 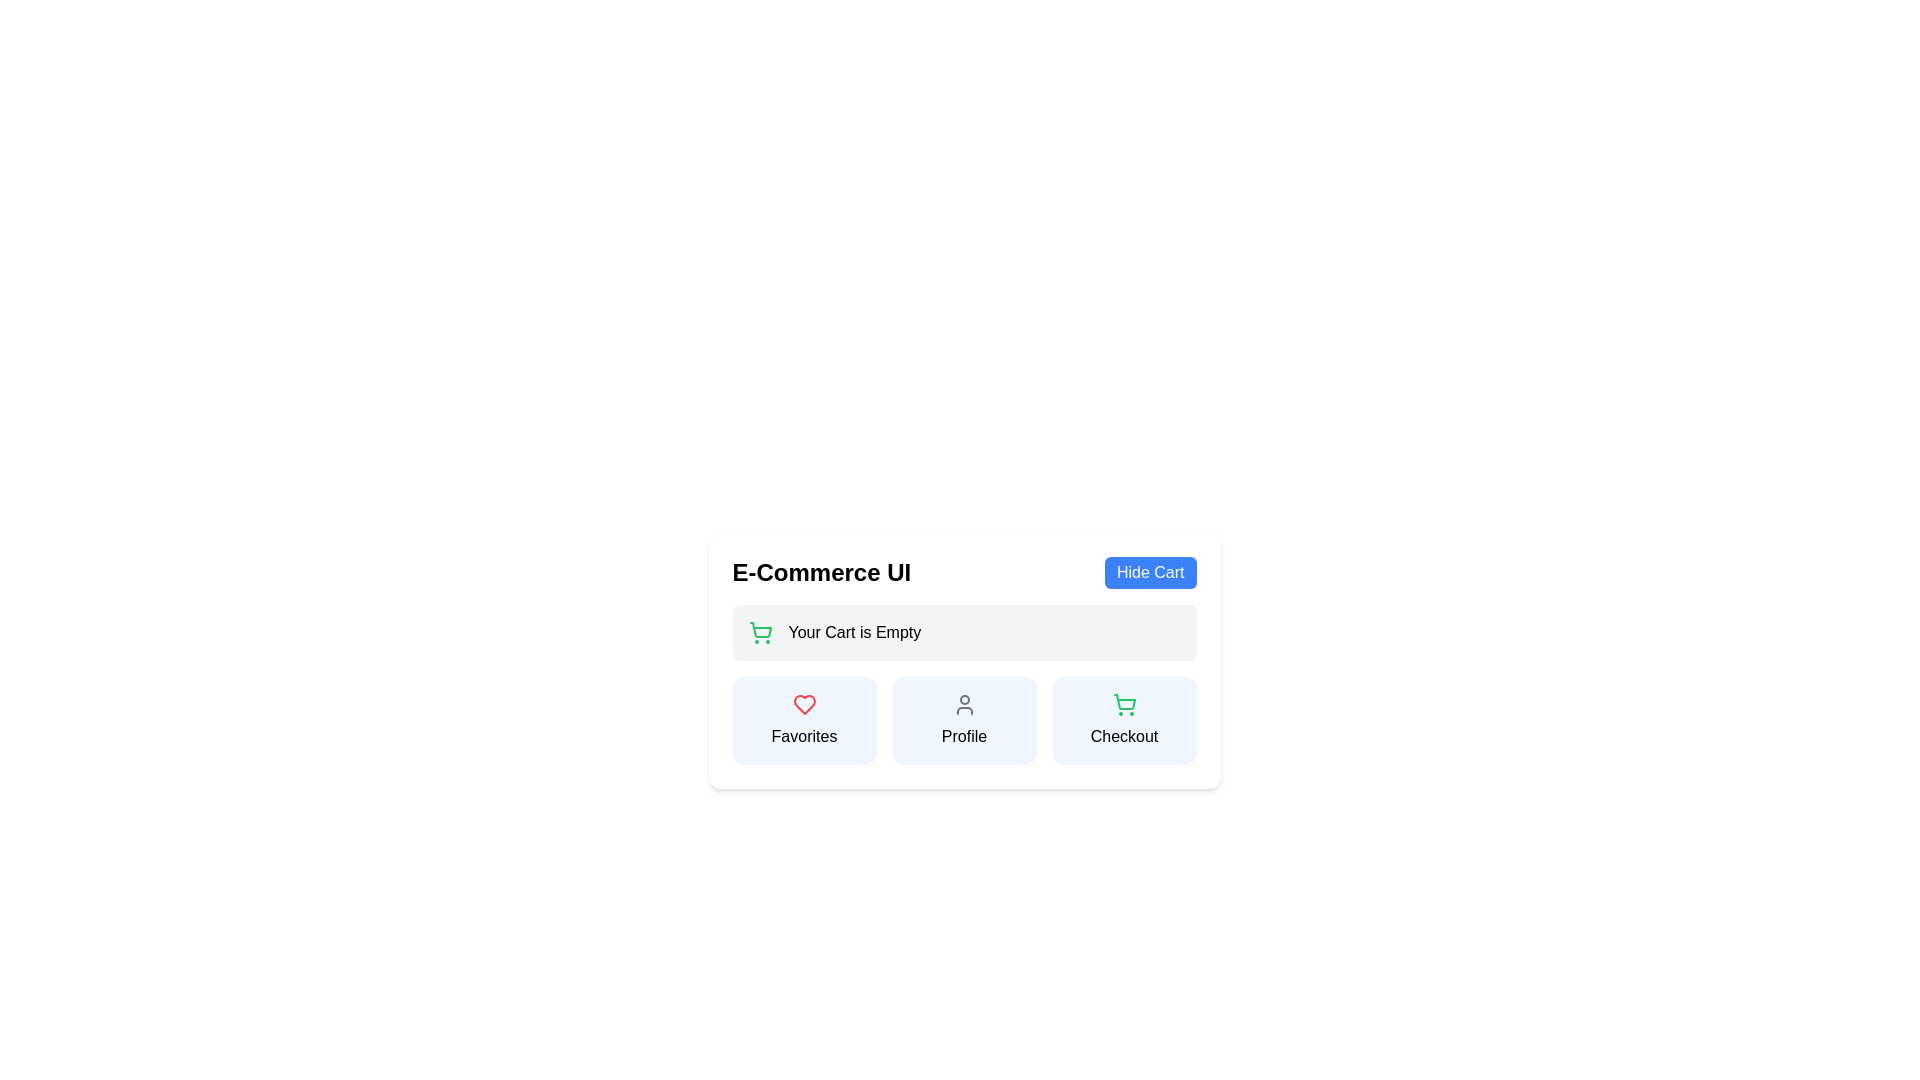 I want to click on the Checkout icon located, so click(x=1124, y=701).